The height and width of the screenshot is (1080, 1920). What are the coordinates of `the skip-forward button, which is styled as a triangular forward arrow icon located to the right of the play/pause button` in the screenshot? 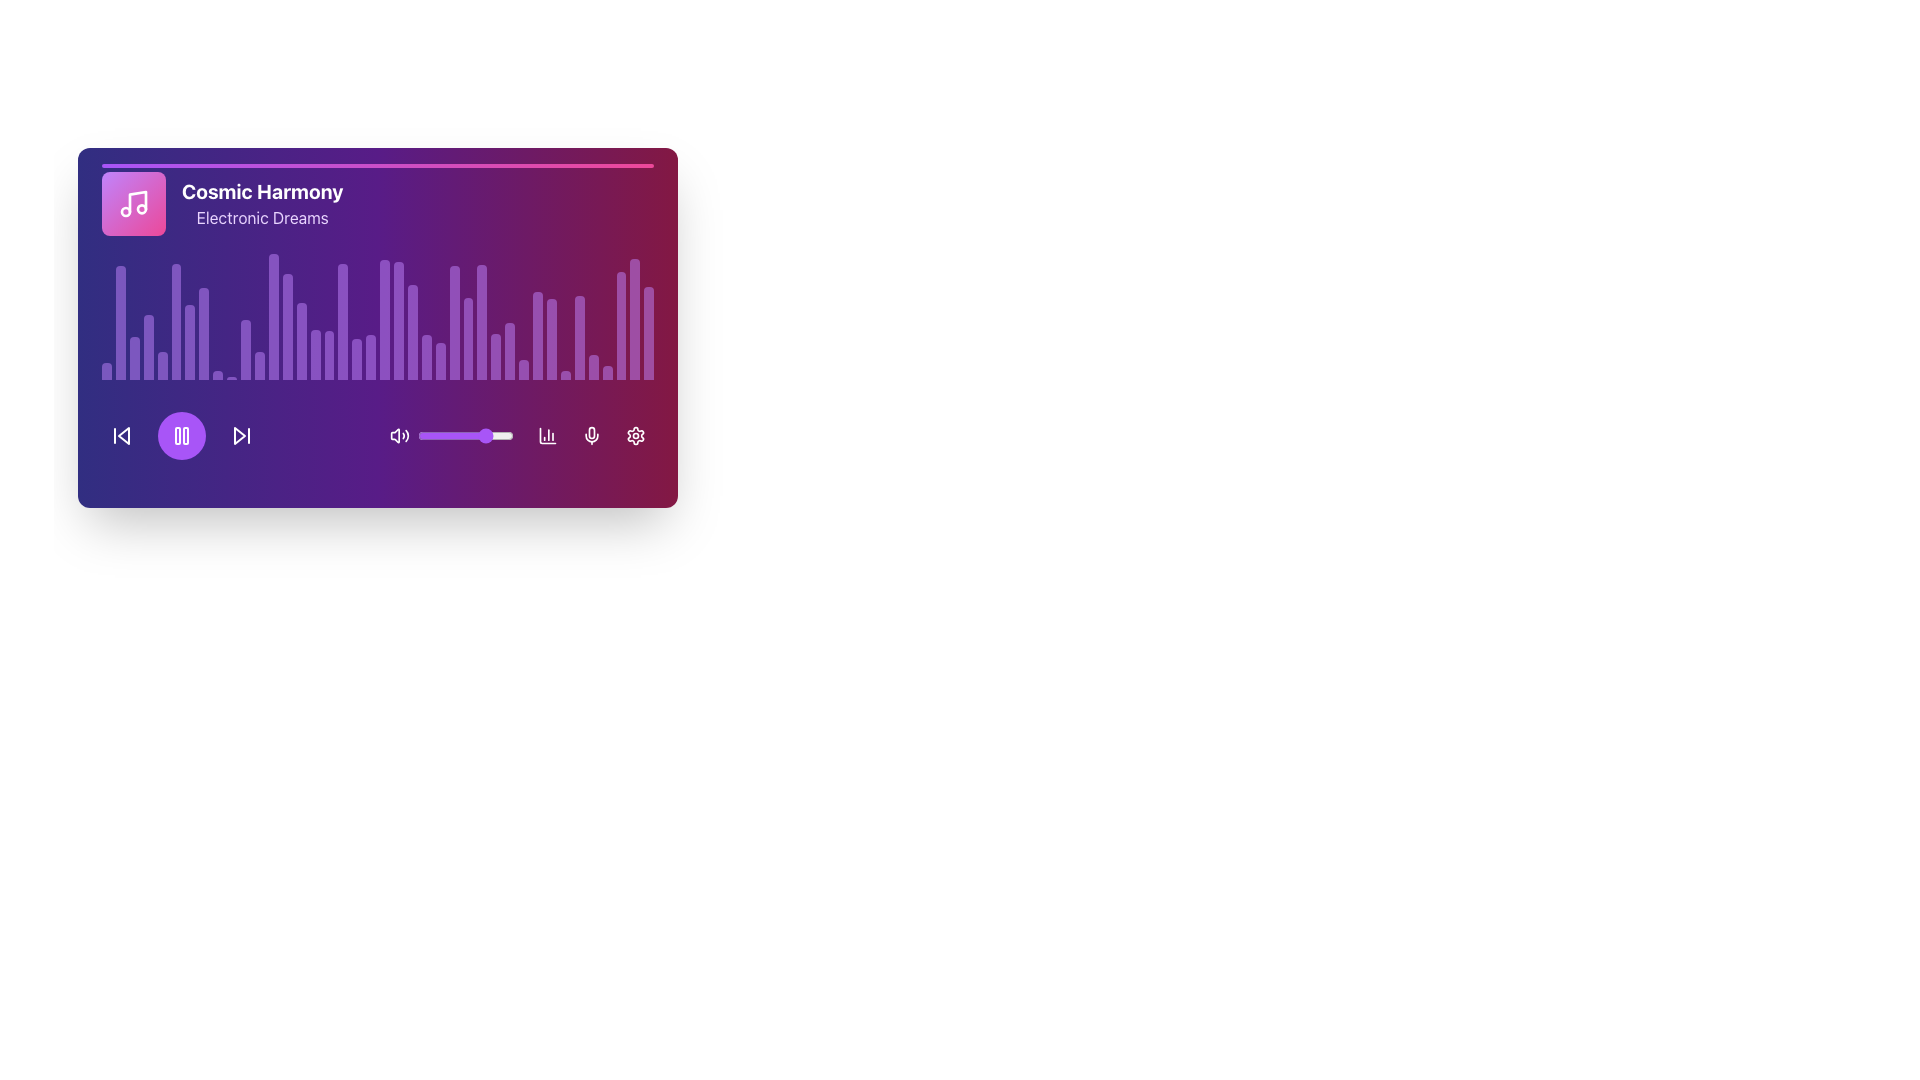 It's located at (240, 434).